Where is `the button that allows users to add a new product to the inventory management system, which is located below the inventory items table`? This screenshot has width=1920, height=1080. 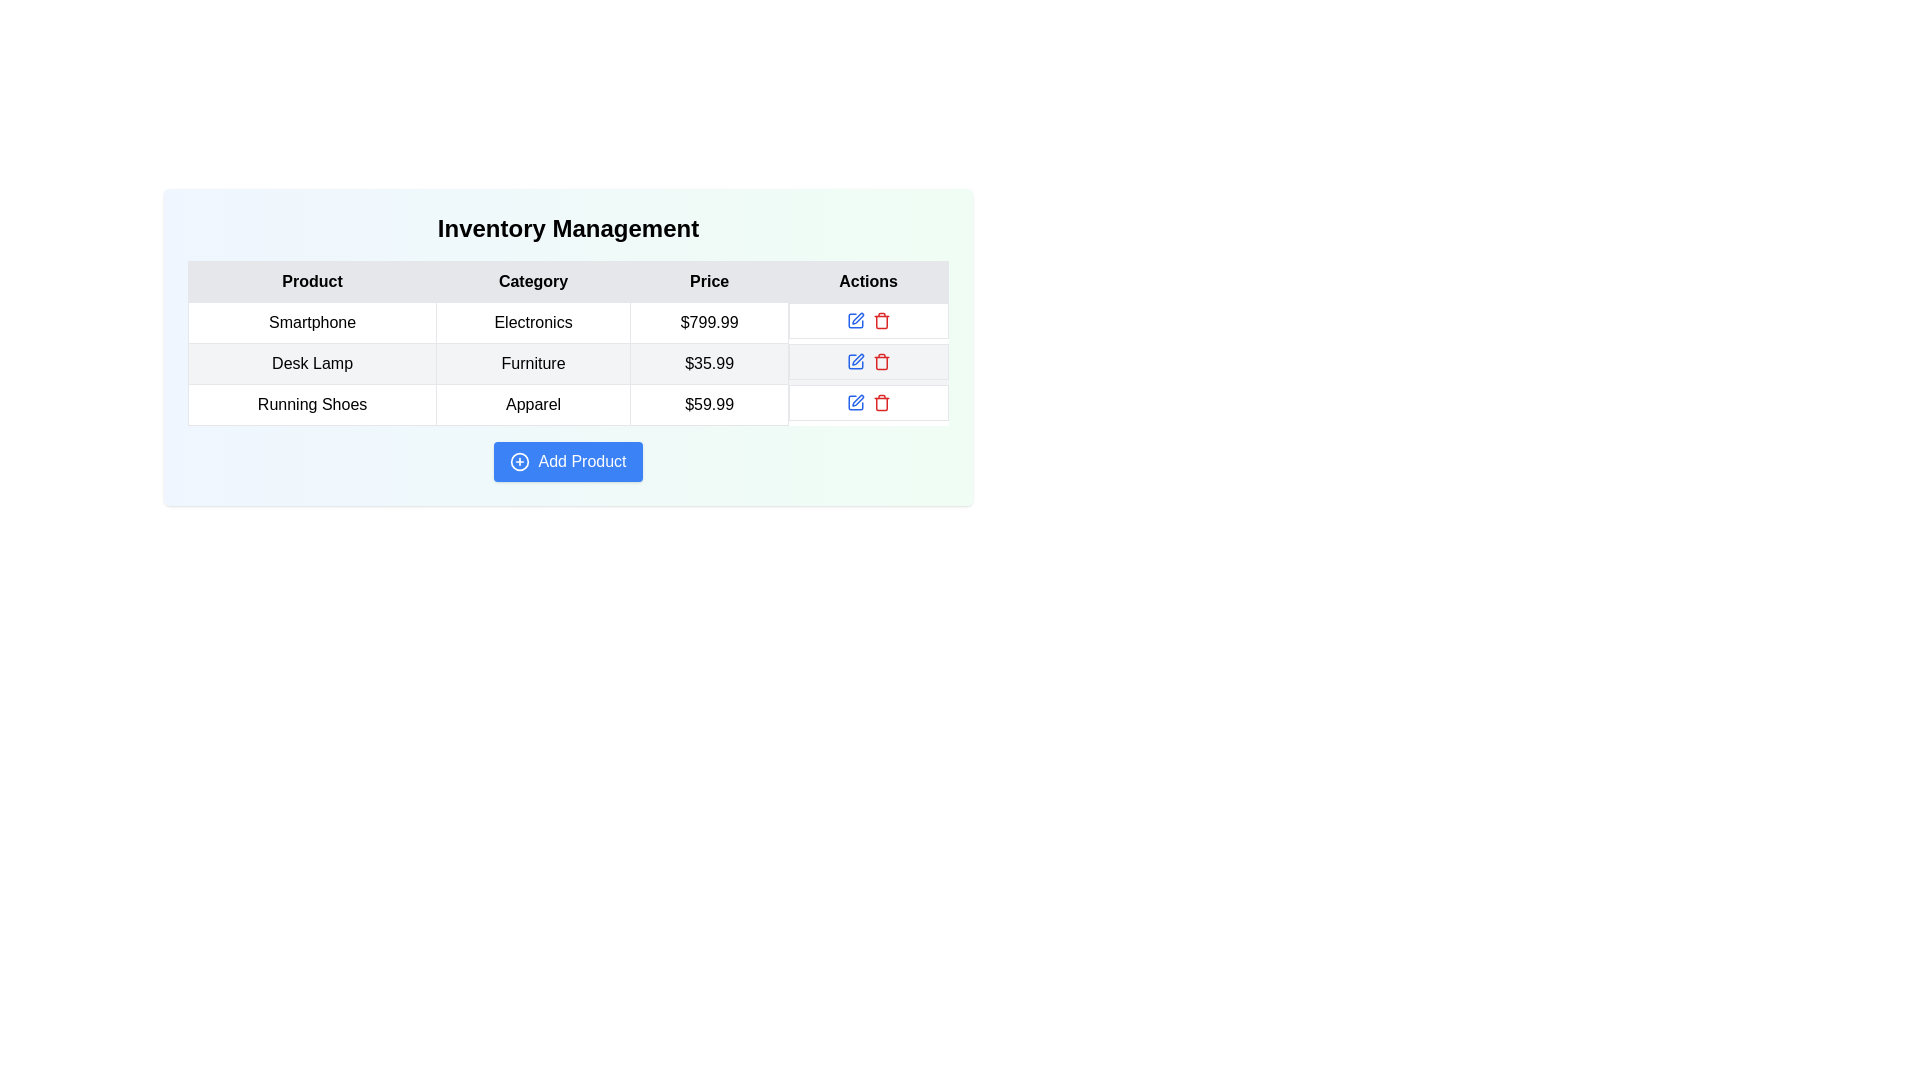
the button that allows users to add a new product to the inventory management system, which is located below the inventory items table is located at coordinates (567, 462).